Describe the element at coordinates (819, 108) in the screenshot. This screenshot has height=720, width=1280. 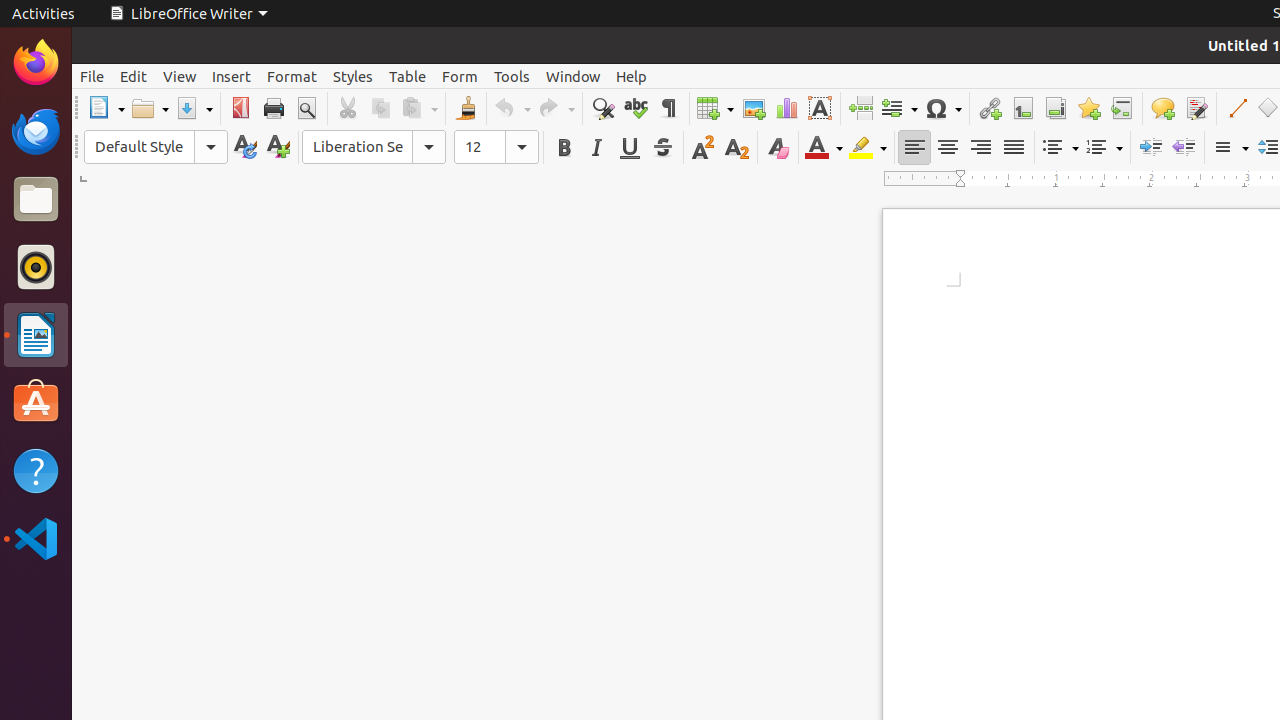
I see `'Text Box'` at that location.